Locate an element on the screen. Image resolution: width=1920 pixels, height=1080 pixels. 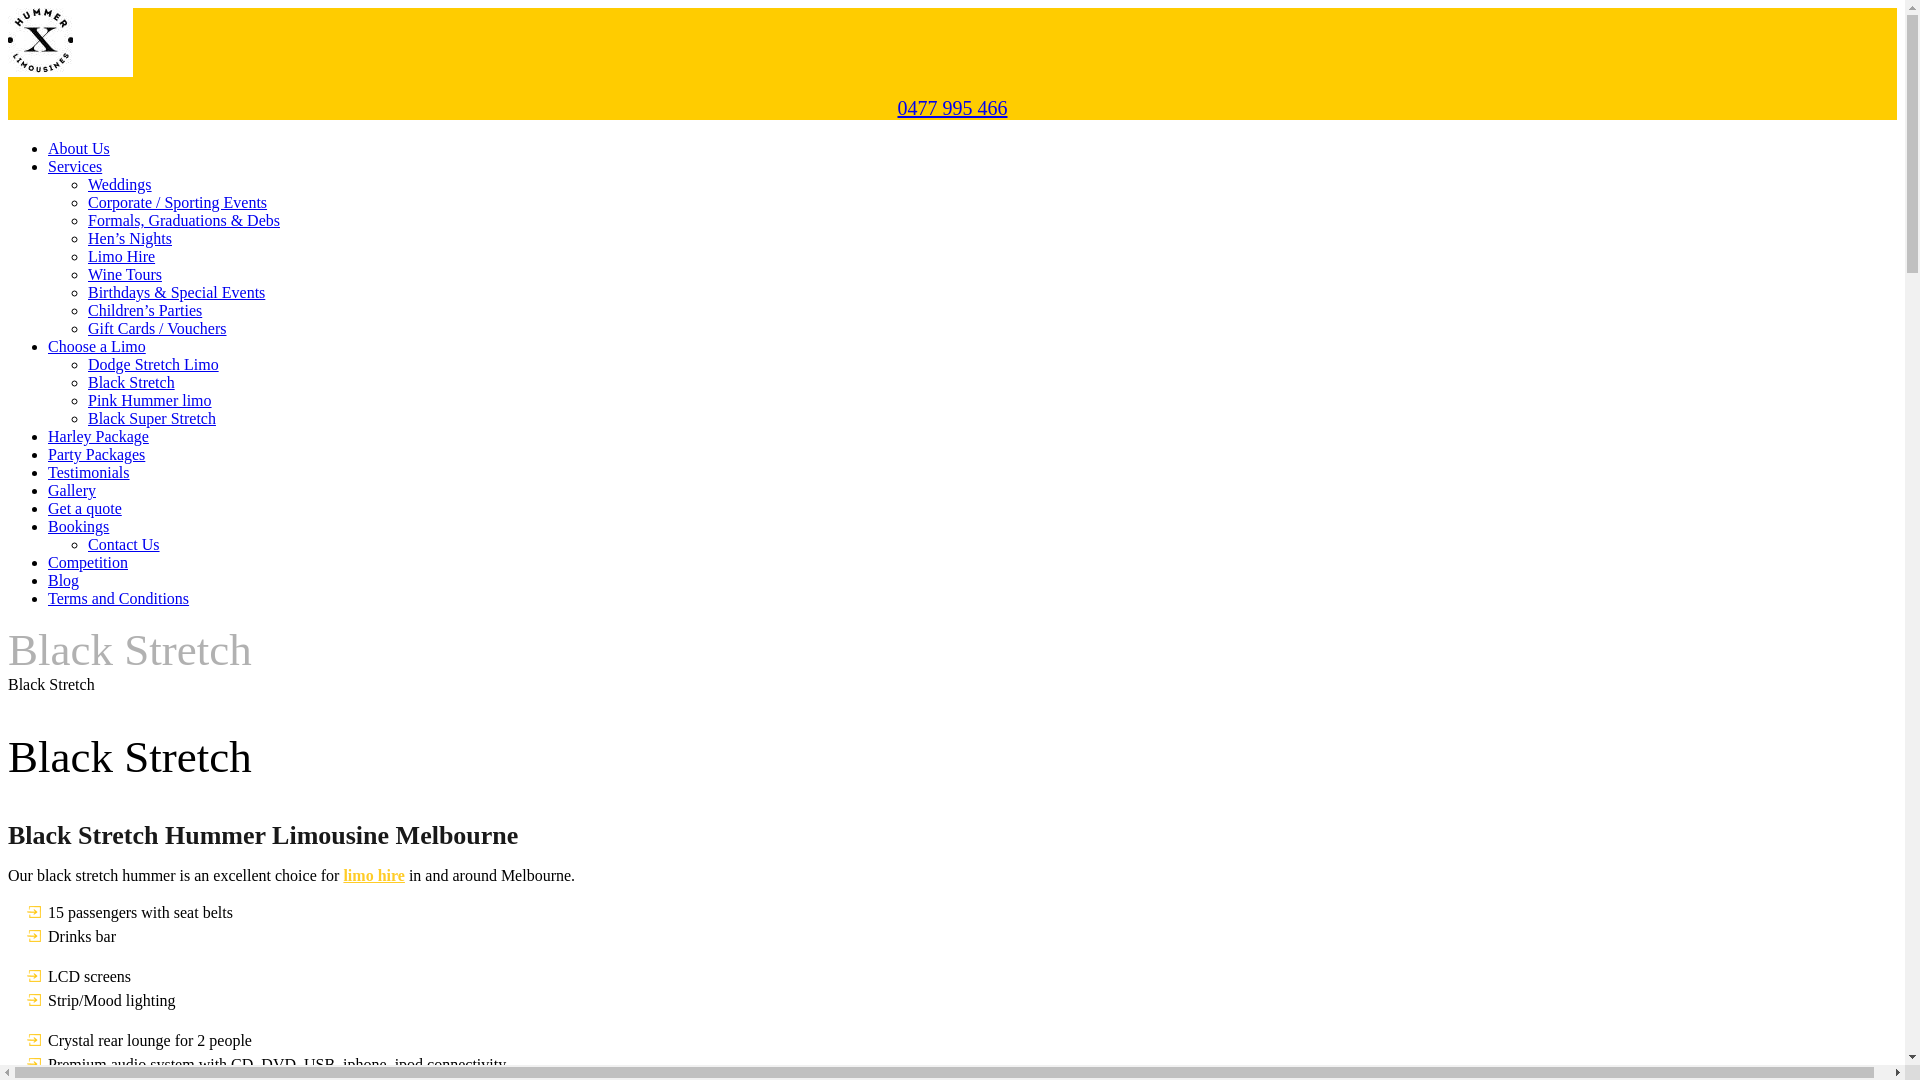
'Black Stretch' is located at coordinates (130, 382).